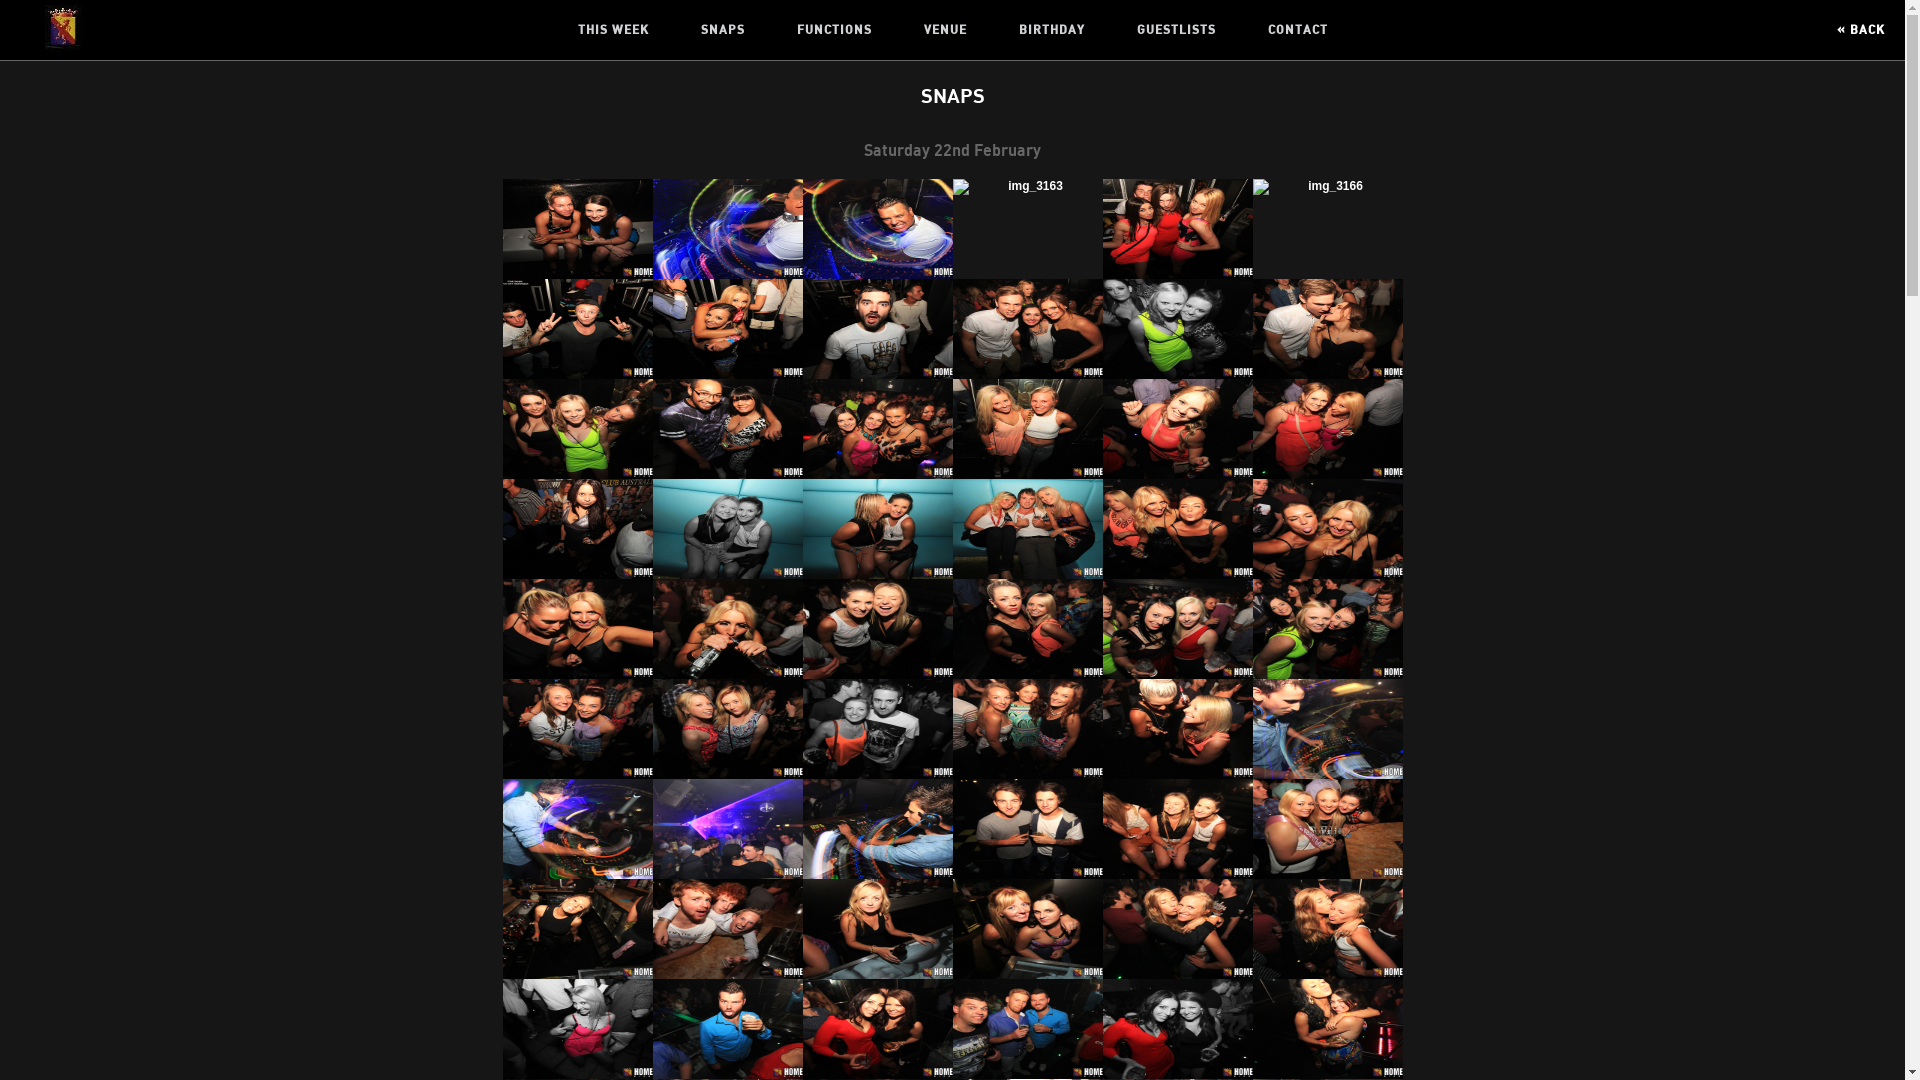 The image size is (1920, 1080). What do you see at coordinates (502, 1029) in the screenshot?
I see `' '` at bounding box center [502, 1029].